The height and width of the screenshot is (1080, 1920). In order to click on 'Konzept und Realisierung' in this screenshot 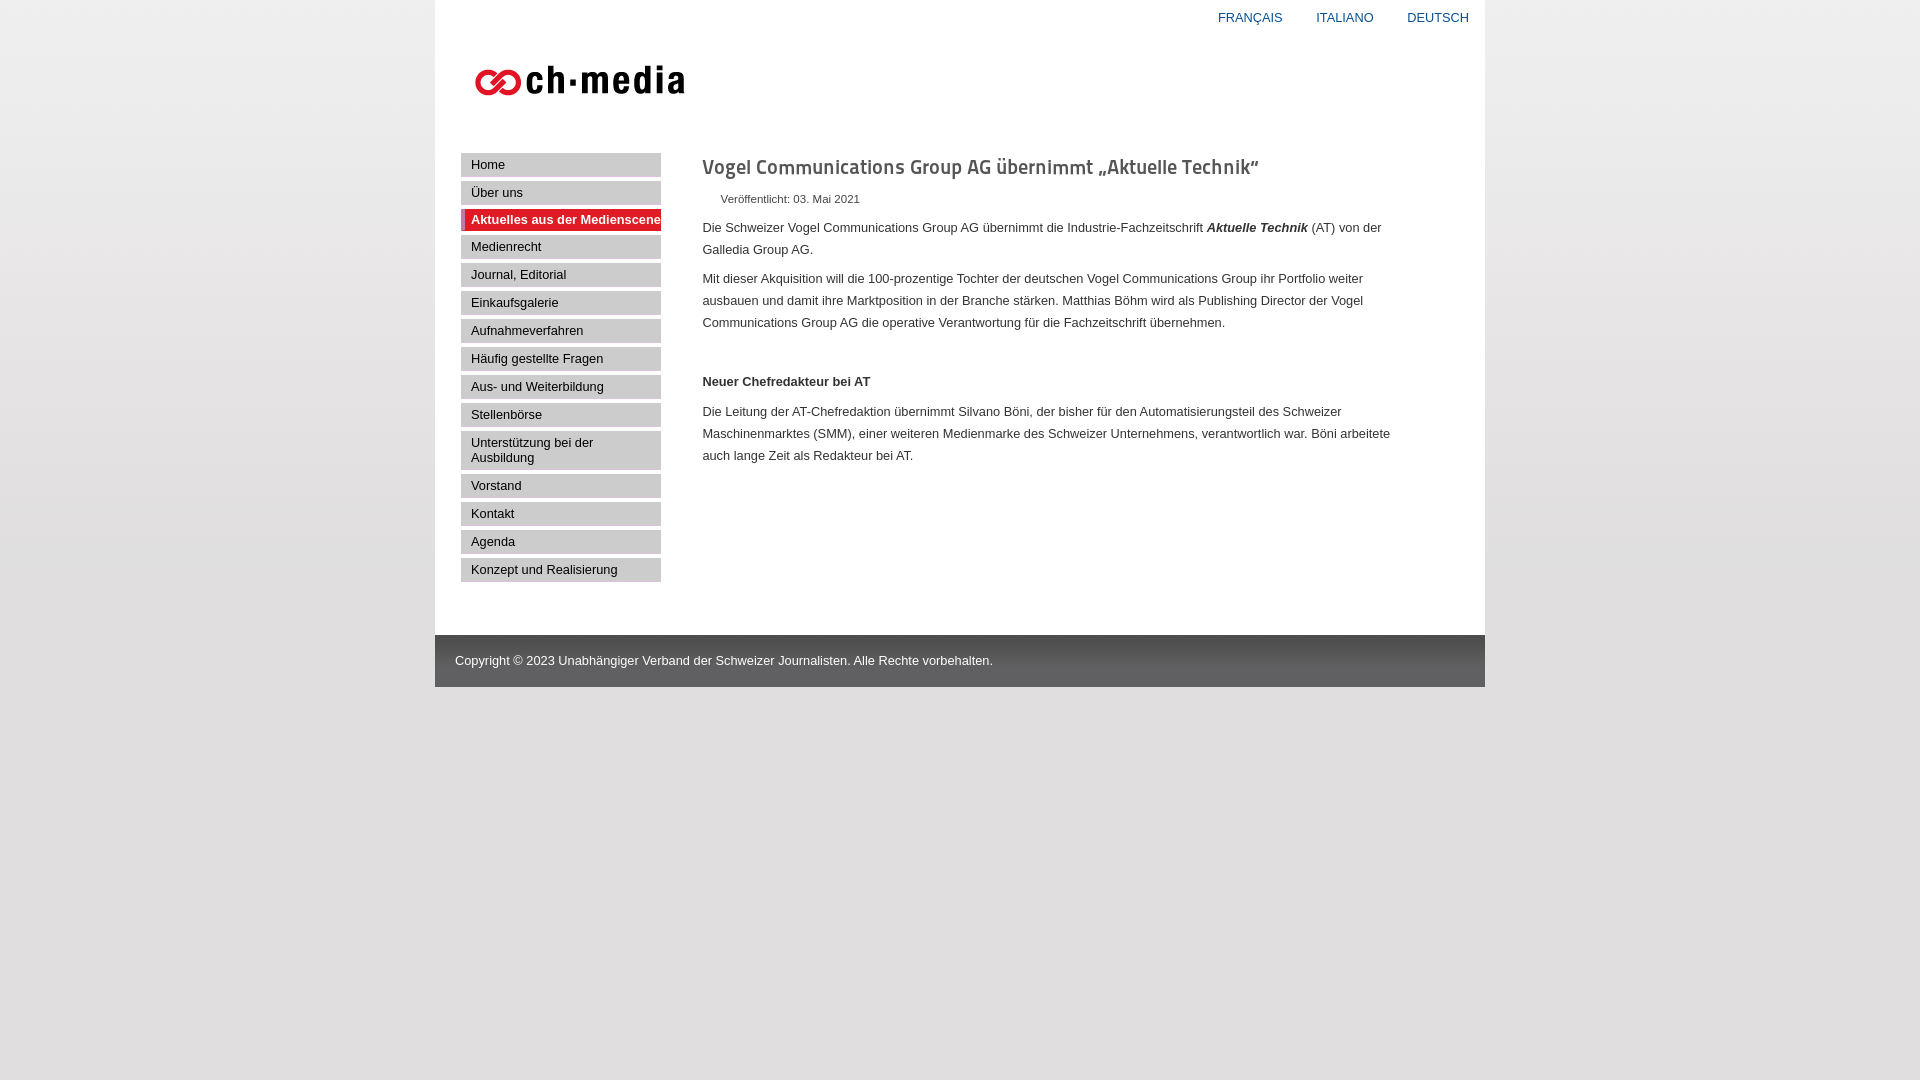, I will do `click(560, 570)`.